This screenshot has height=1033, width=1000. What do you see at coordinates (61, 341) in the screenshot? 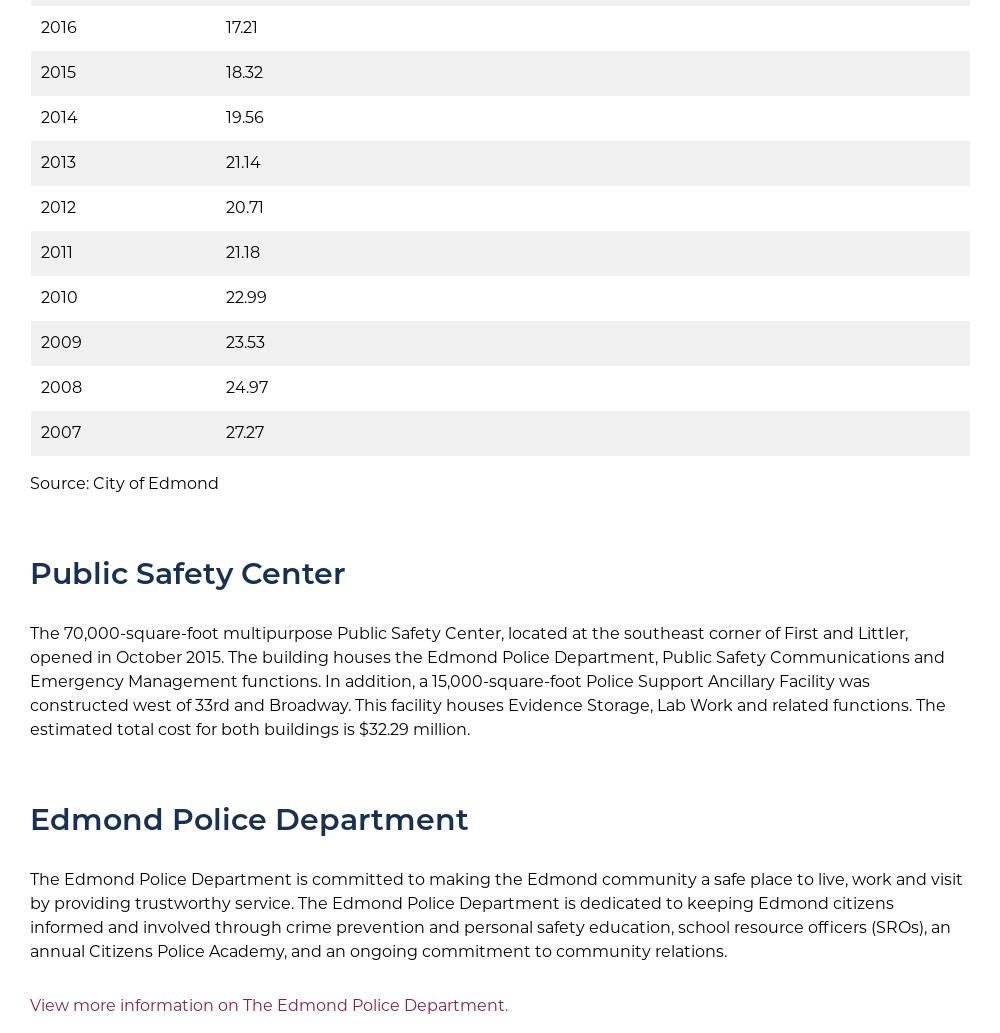
I see `'2009'` at bounding box center [61, 341].